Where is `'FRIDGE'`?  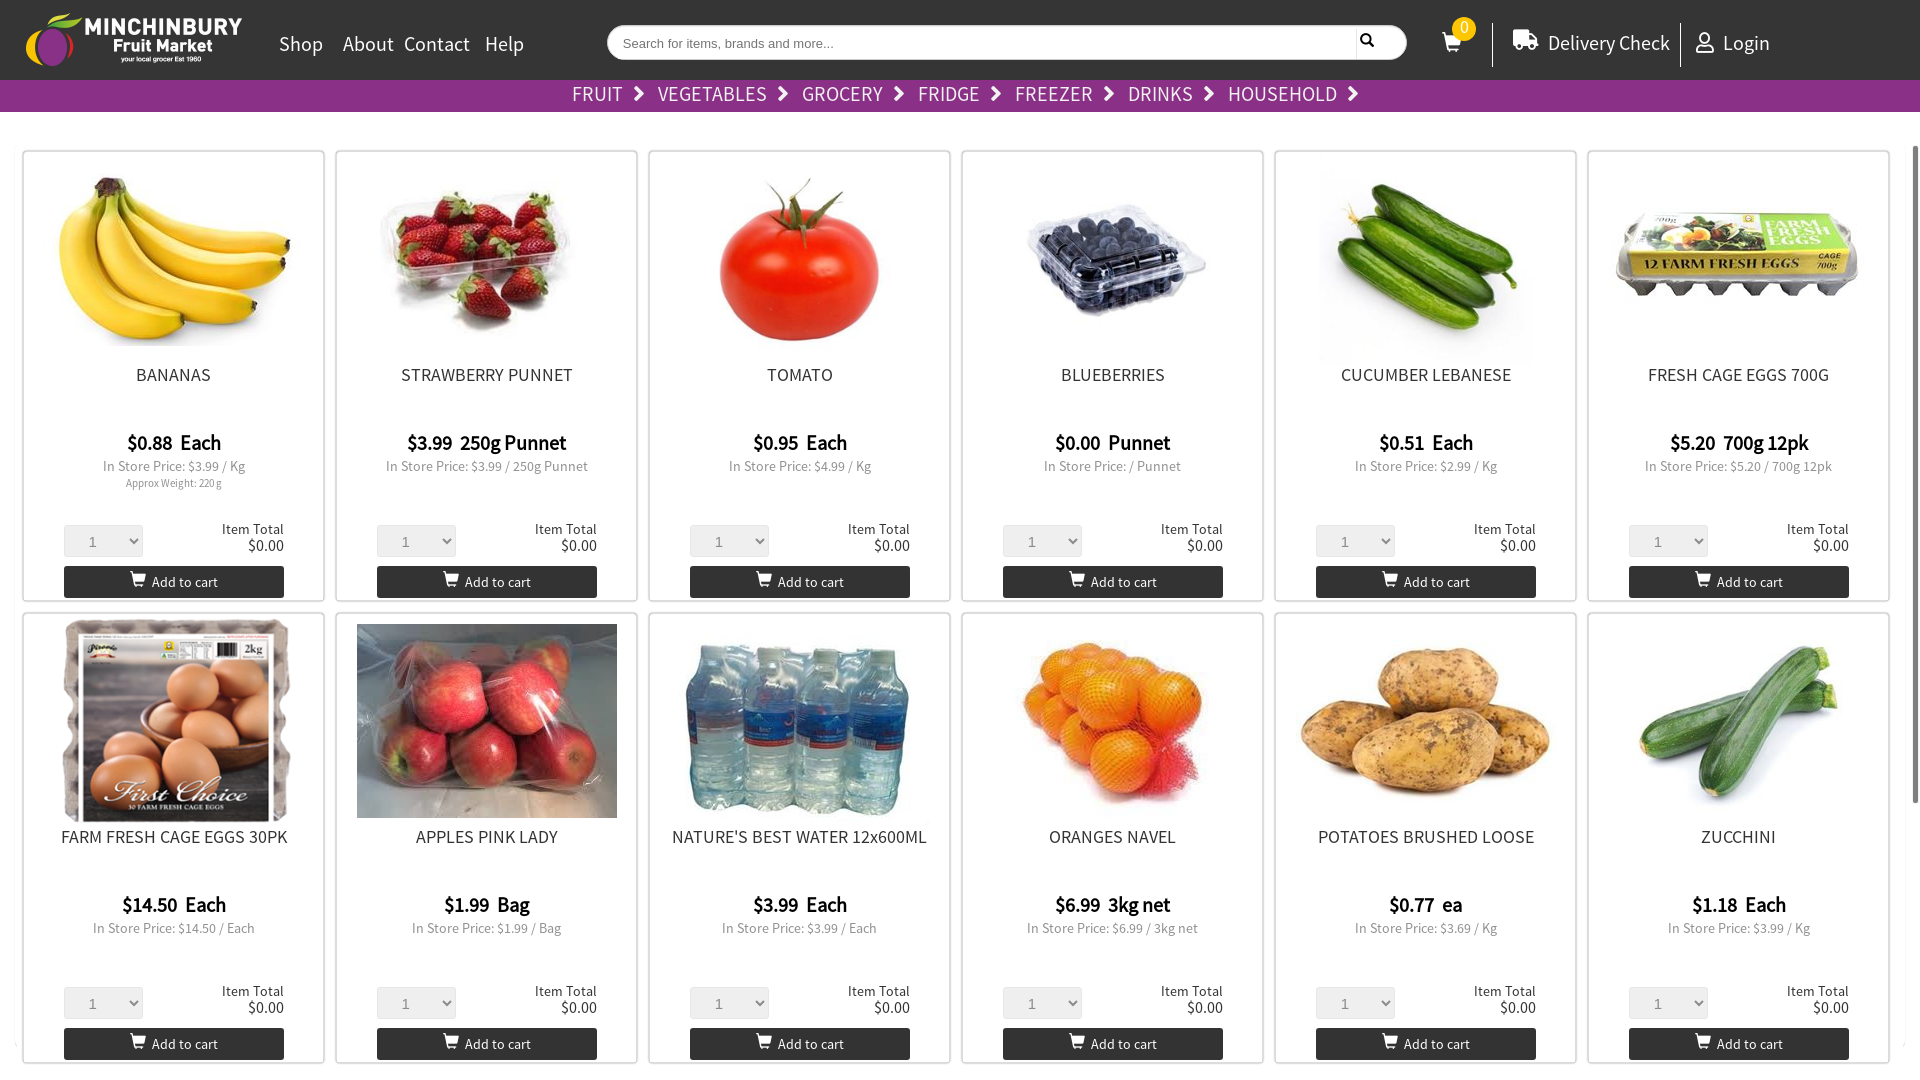 'FRIDGE' is located at coordinates (964, 95).